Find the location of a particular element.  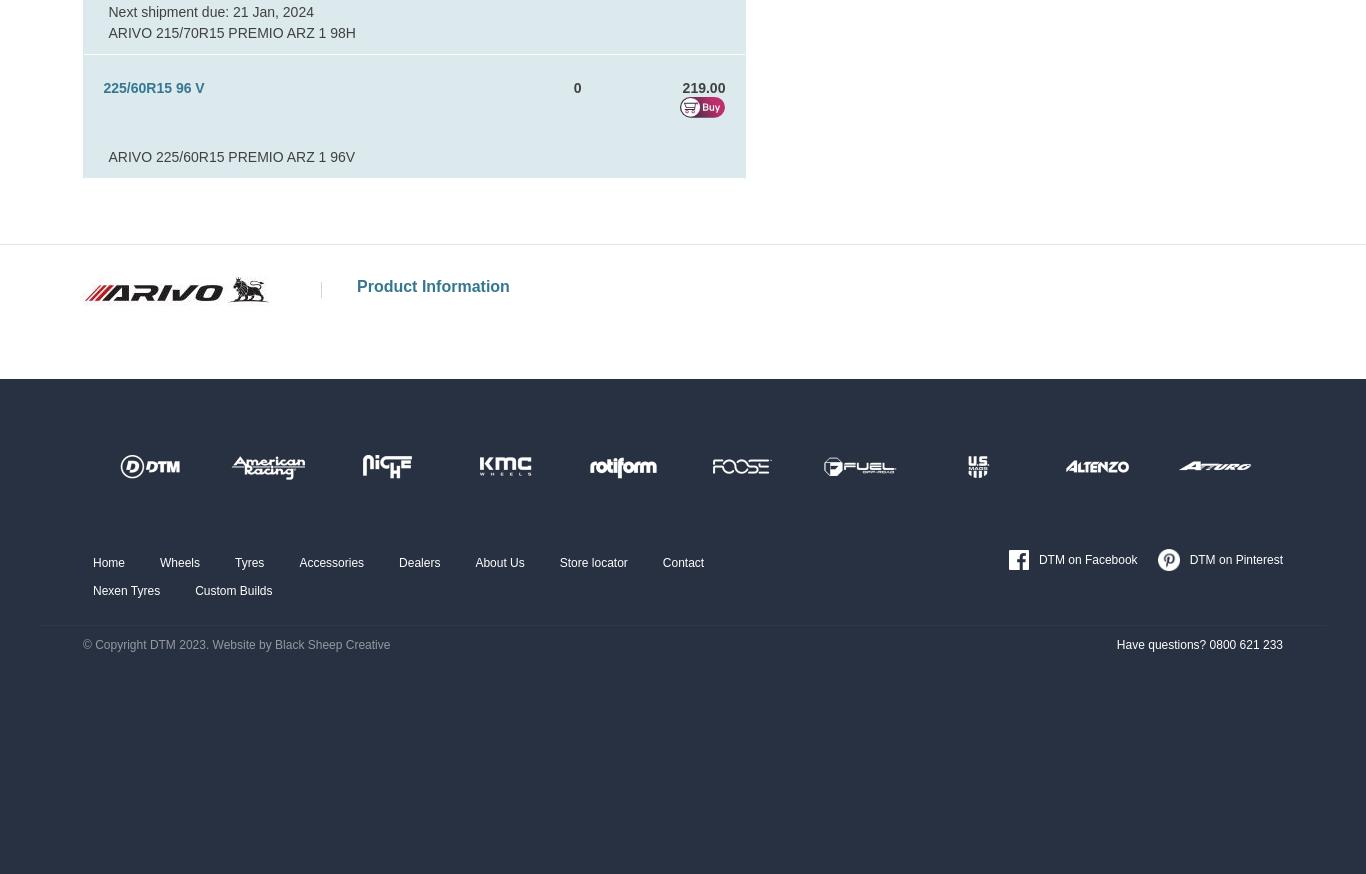

'Have questions?' is located at coordinates (1162, 644).